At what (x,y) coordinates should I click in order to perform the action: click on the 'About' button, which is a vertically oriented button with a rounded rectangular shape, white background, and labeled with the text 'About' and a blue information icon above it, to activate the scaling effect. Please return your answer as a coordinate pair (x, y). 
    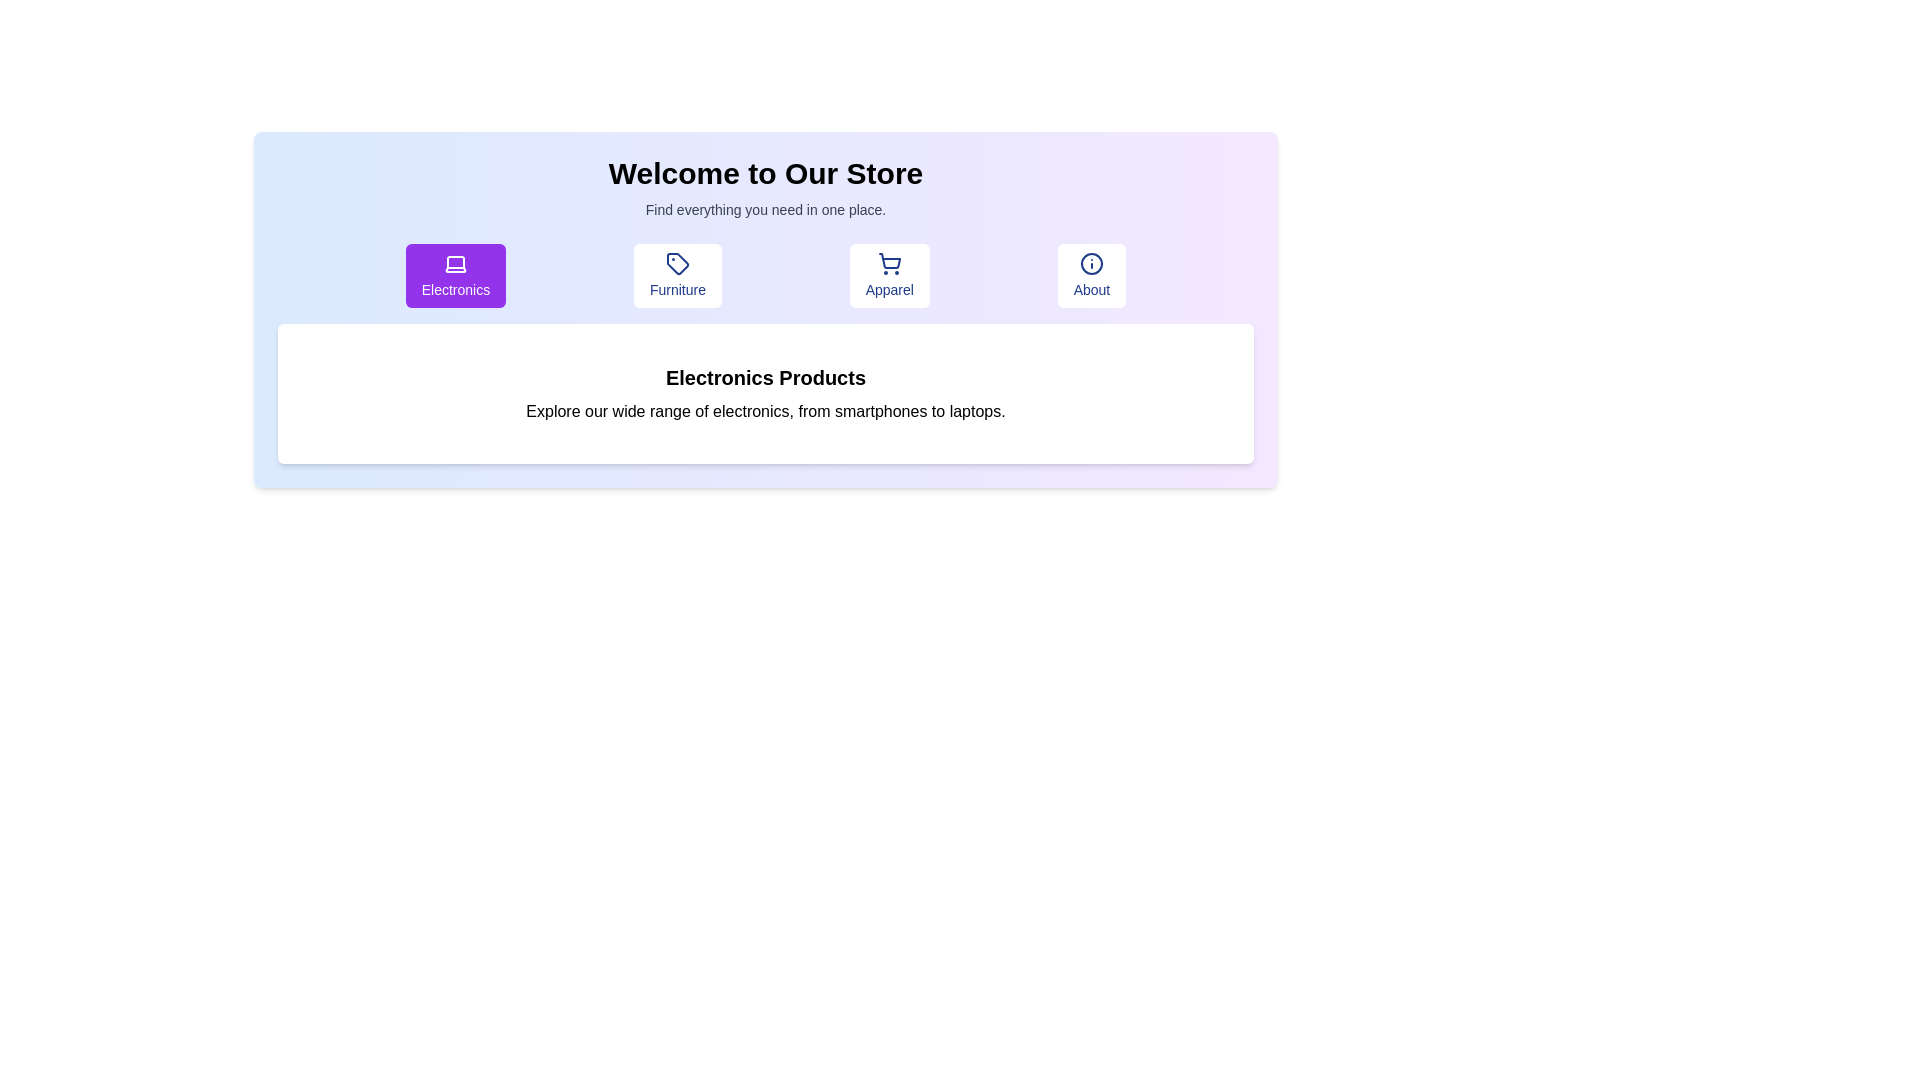
    Looking at the image, I should click on (1090, 276).